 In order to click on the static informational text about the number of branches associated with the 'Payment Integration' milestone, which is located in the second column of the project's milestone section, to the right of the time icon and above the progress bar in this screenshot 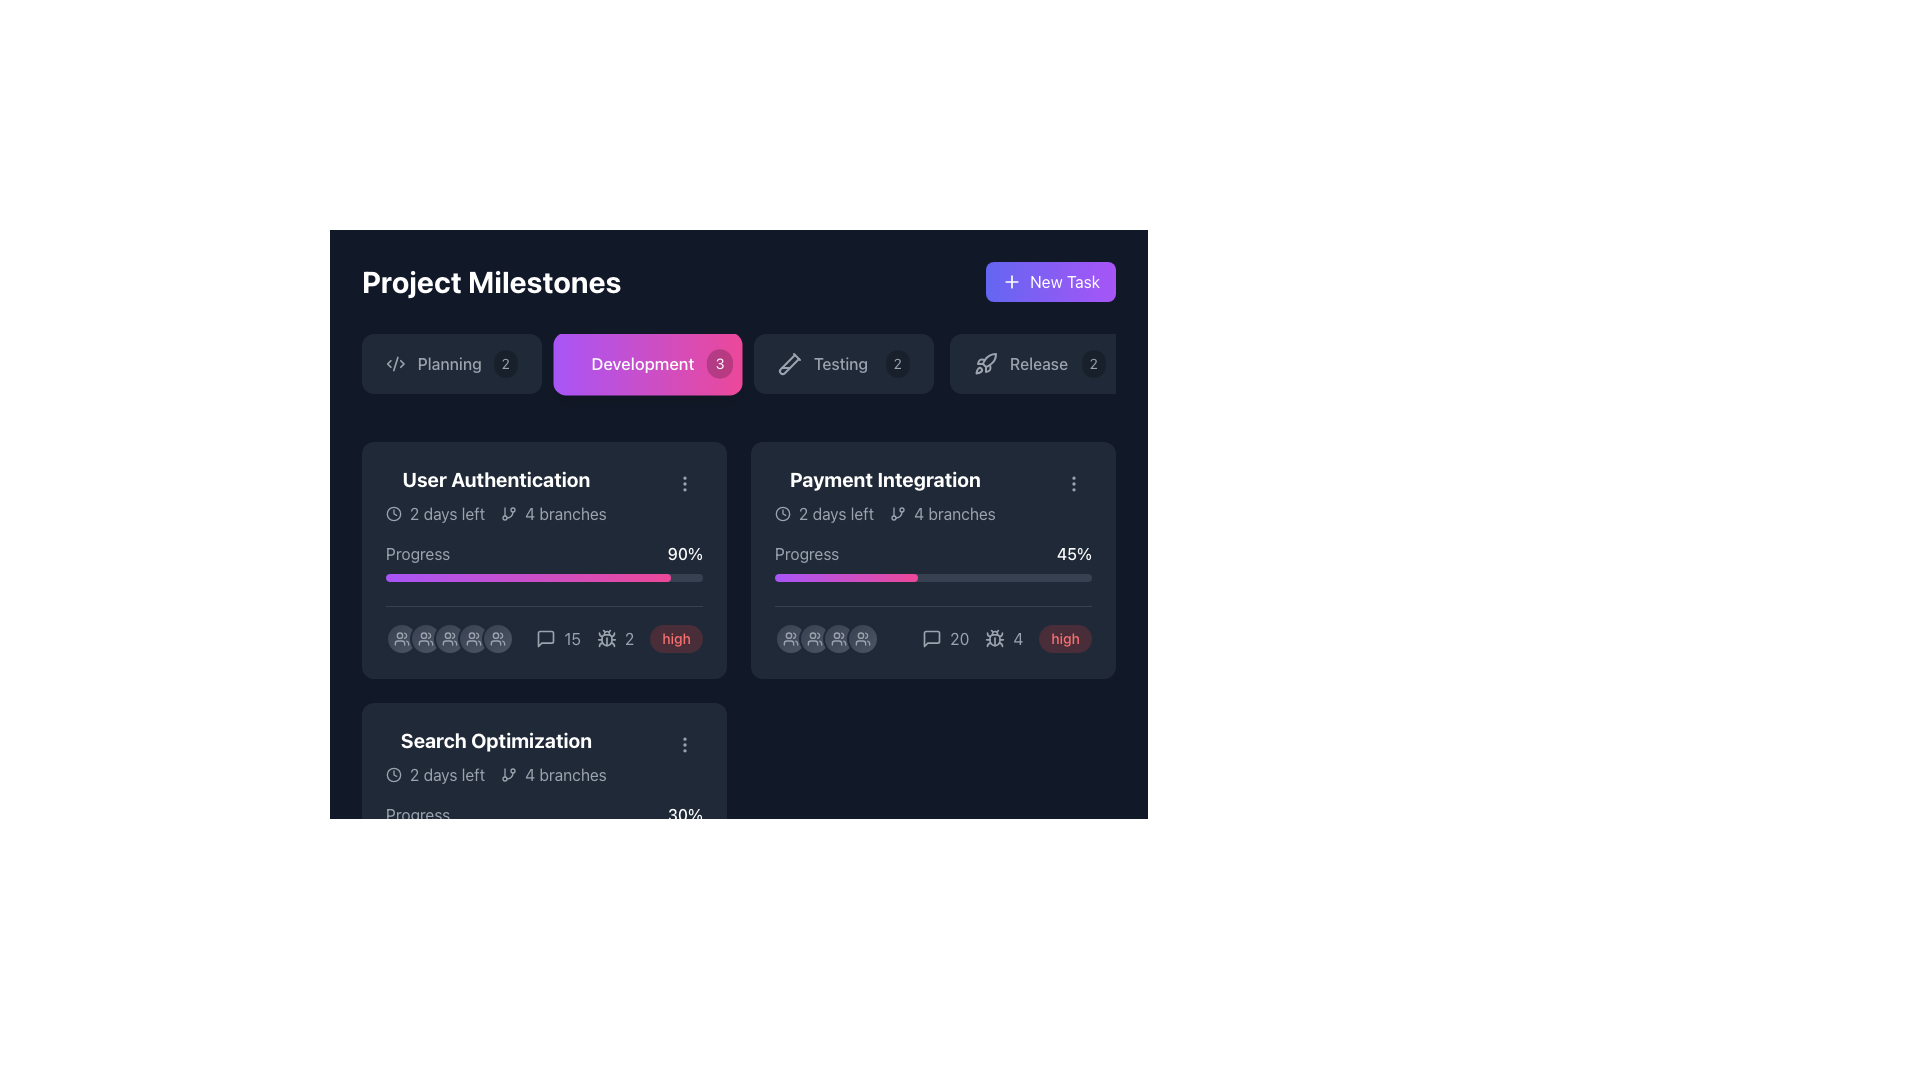, I will do `click(942, 512)`.